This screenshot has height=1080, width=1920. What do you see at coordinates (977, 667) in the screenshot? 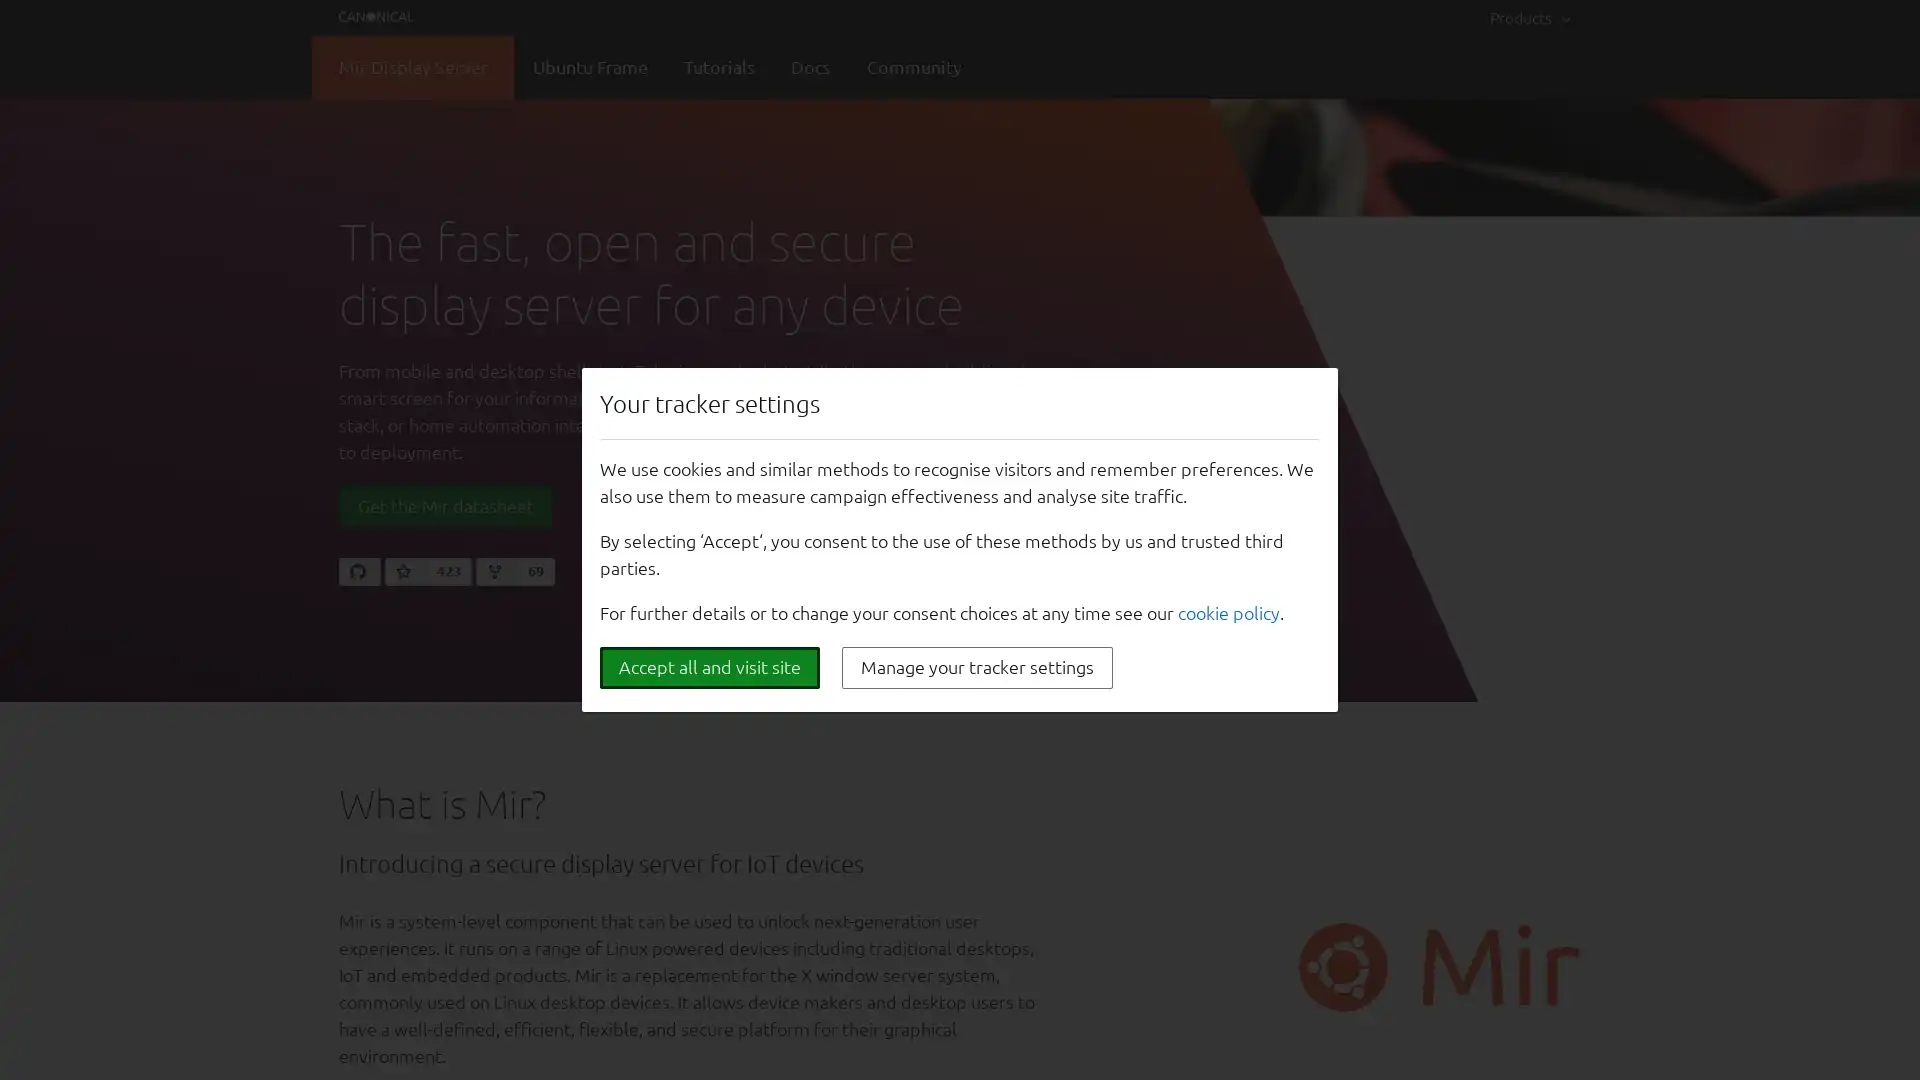
I see `Manage your tracker settings` at bounding box center [977, 667].